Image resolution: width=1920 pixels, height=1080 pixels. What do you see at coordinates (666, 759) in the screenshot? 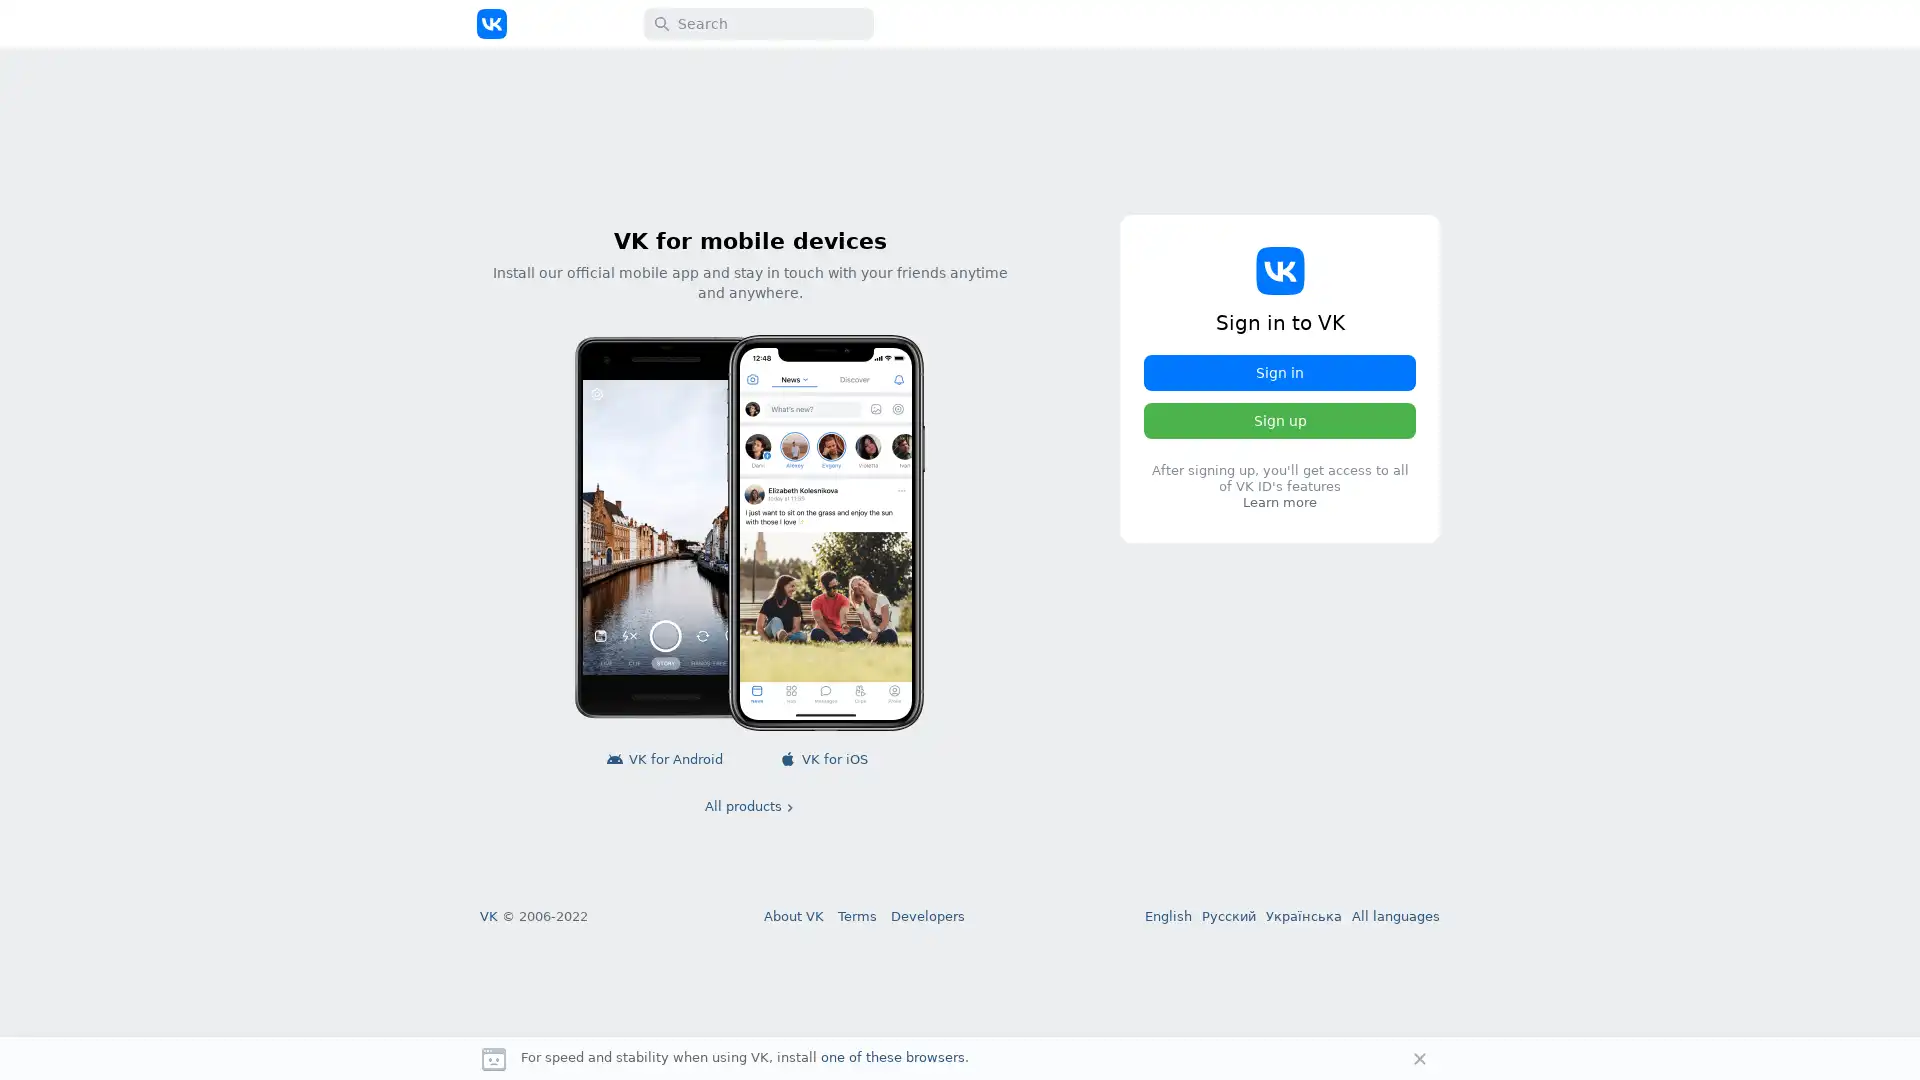
I see `VK for Android` at bounding box center [666, 759].